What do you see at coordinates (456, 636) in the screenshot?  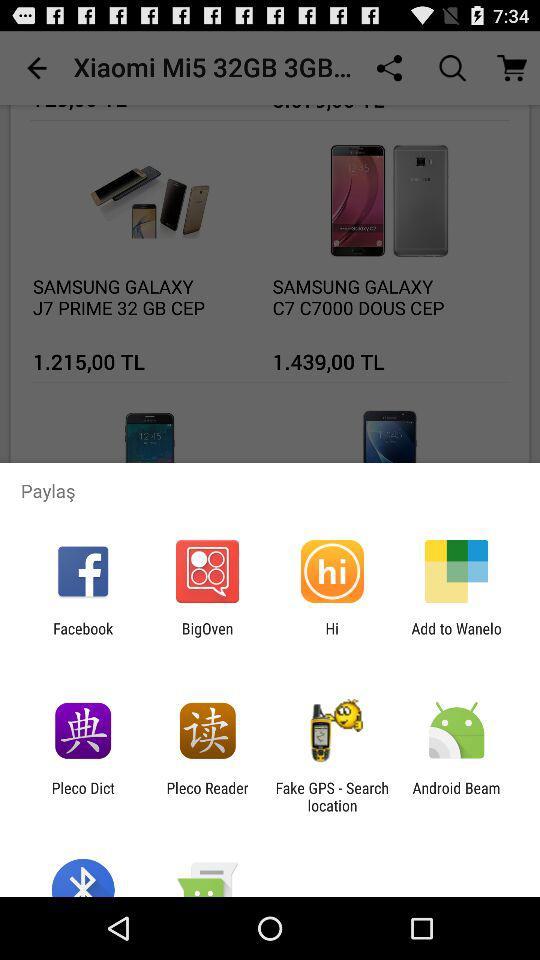 I see `the icon next to the hi item` at bounding box center [456, 636].